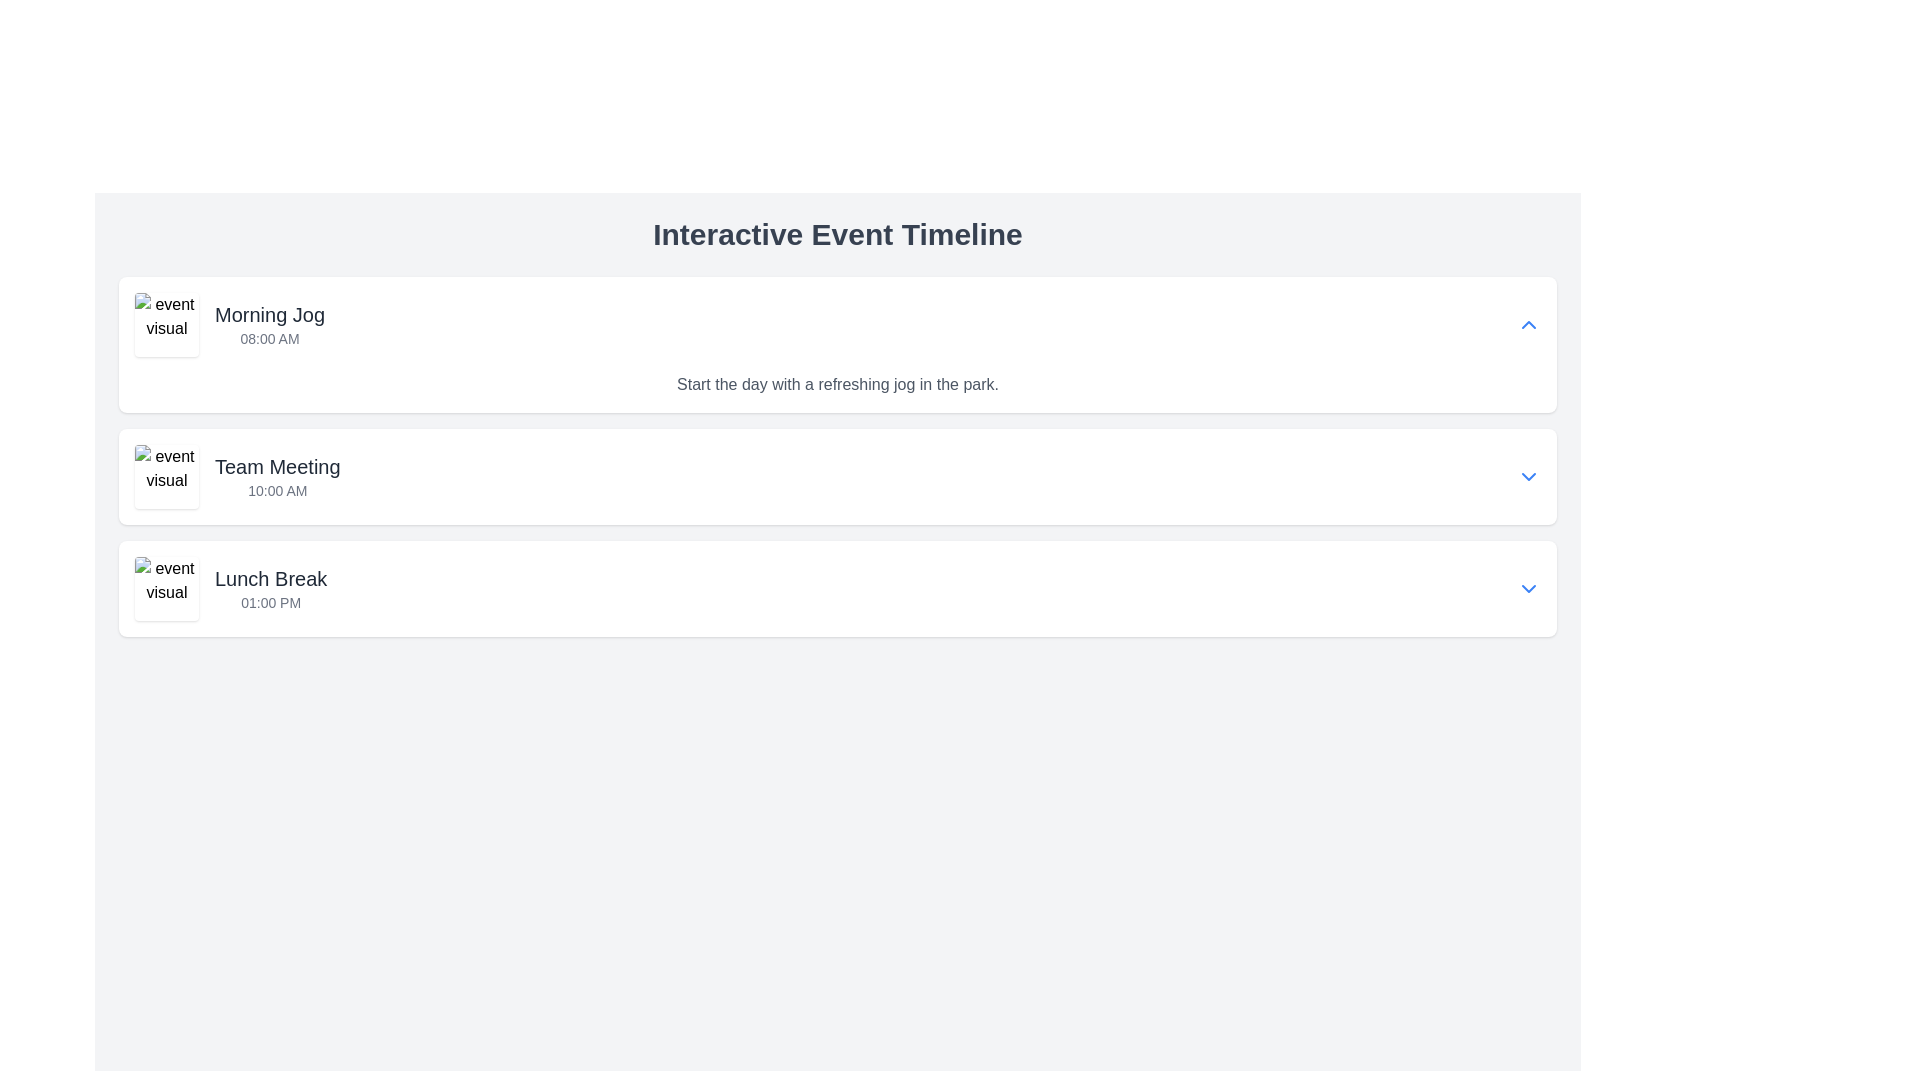  Describe the element at coordinates (237, 477) in the screenshot. I see `on the 'Team Meeting' interactive timeline entry at 10:00 AM` at that location.